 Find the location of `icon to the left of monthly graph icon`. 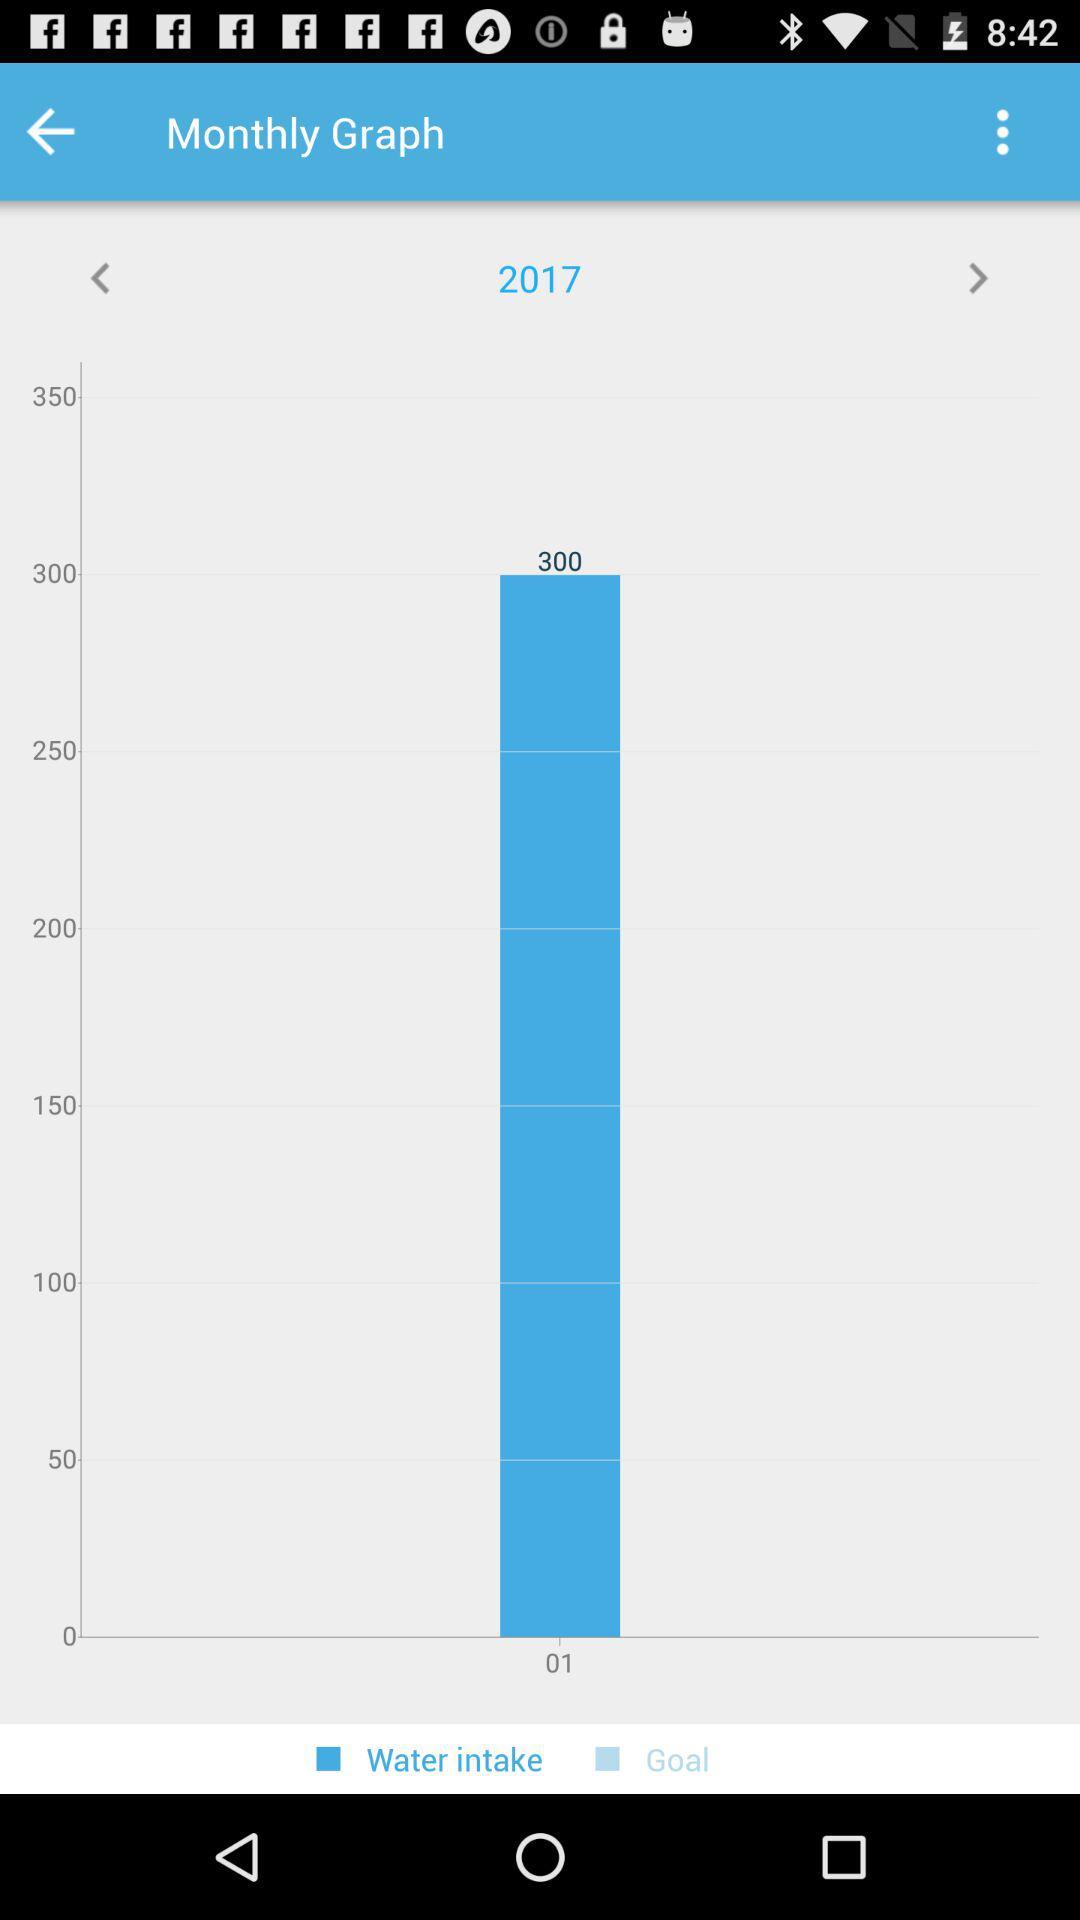

icon to the left of monthly graph icon is located at coordinates (76, 131).